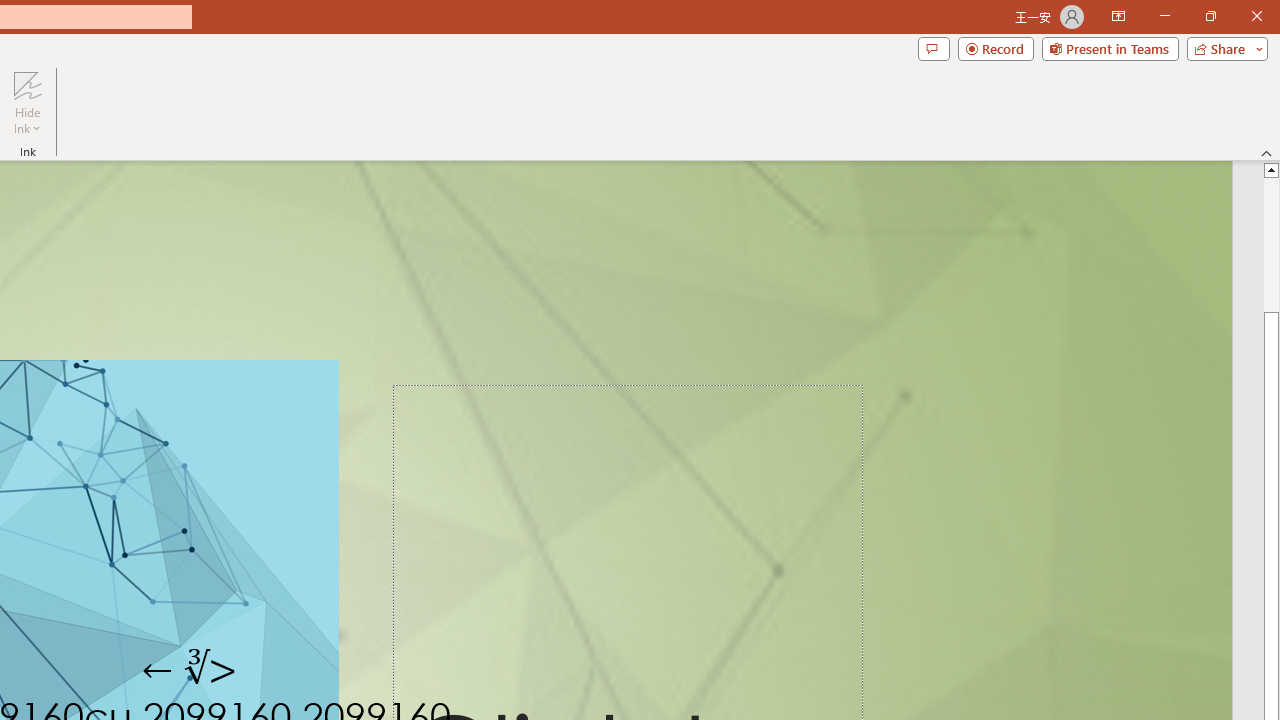 The height and width of the screenshot is (720, 1280). Describe the element at coordinates (1266, 152) in the screenshot. I see `'Collapse the Ribbon'` at that location.